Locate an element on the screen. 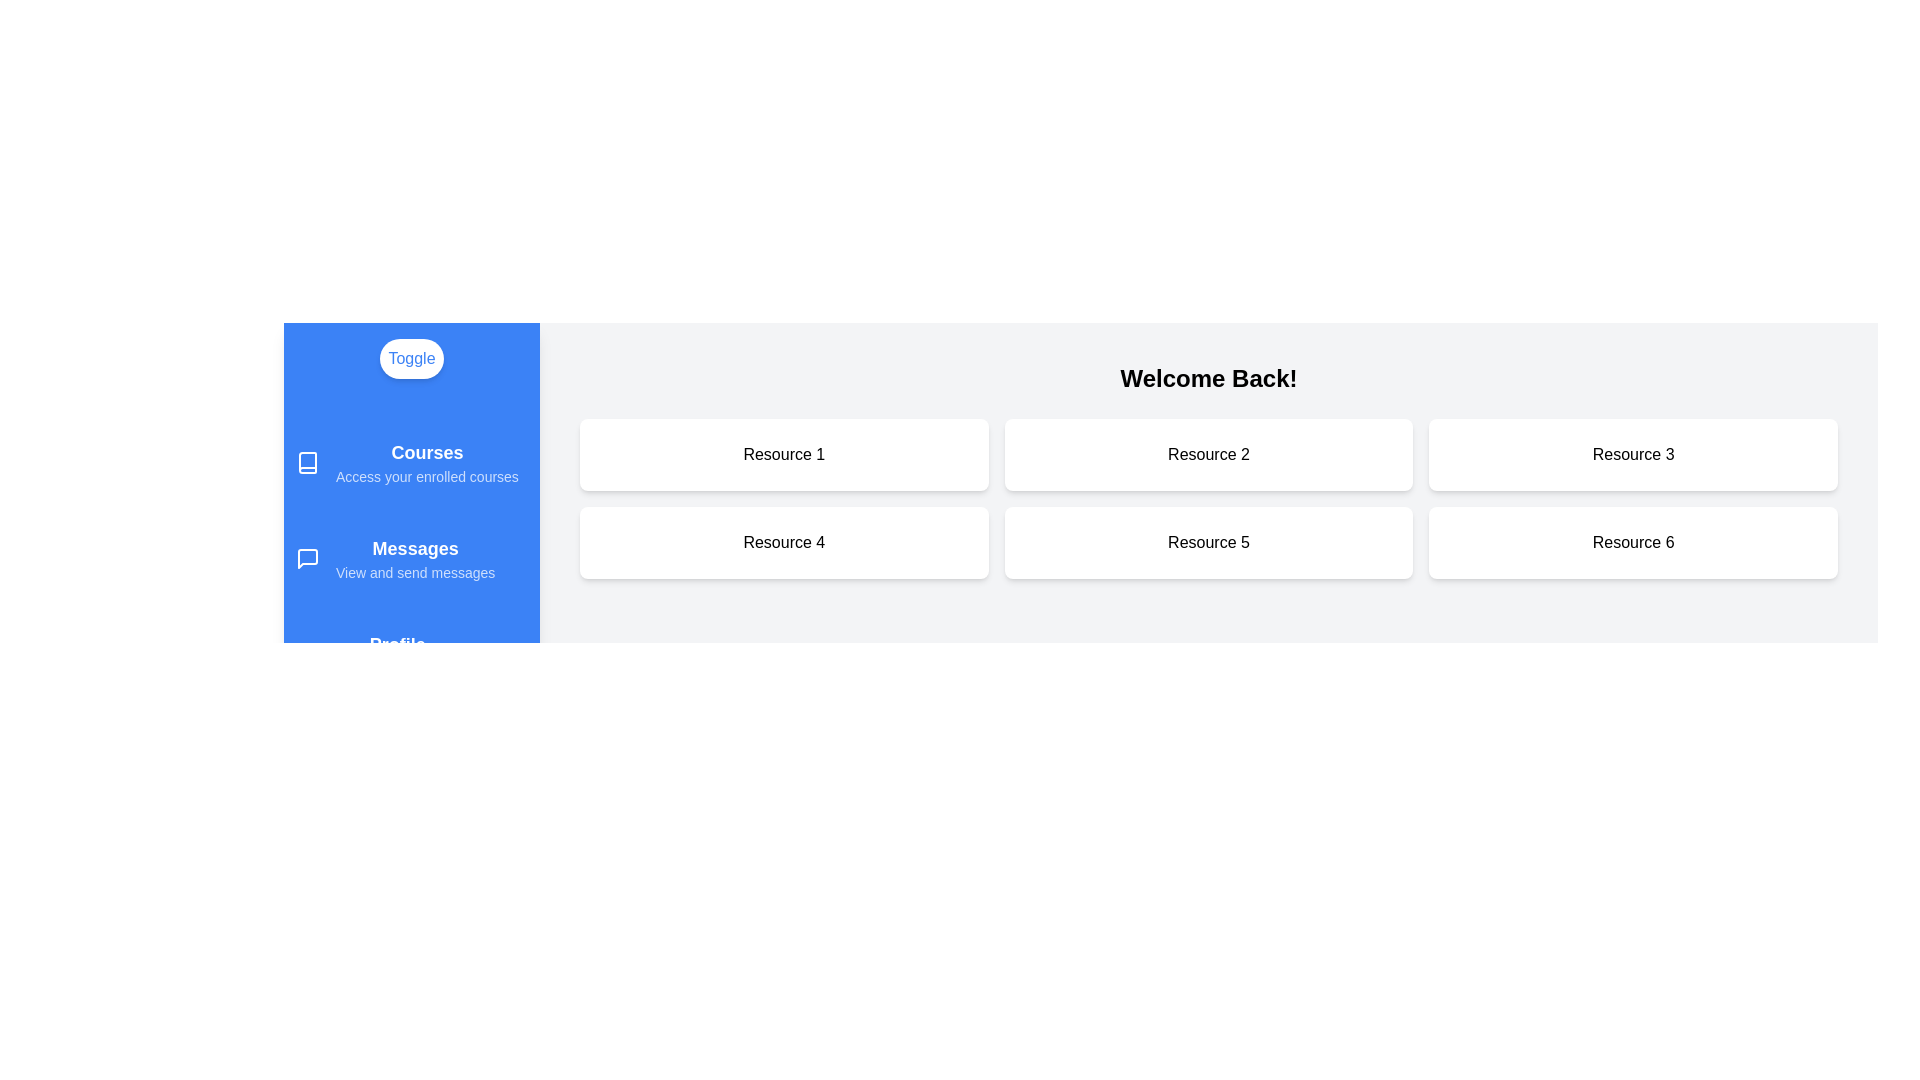 The image size is (1920, 1080). the Profile section in the drawer is located at coordinates (411, 655).